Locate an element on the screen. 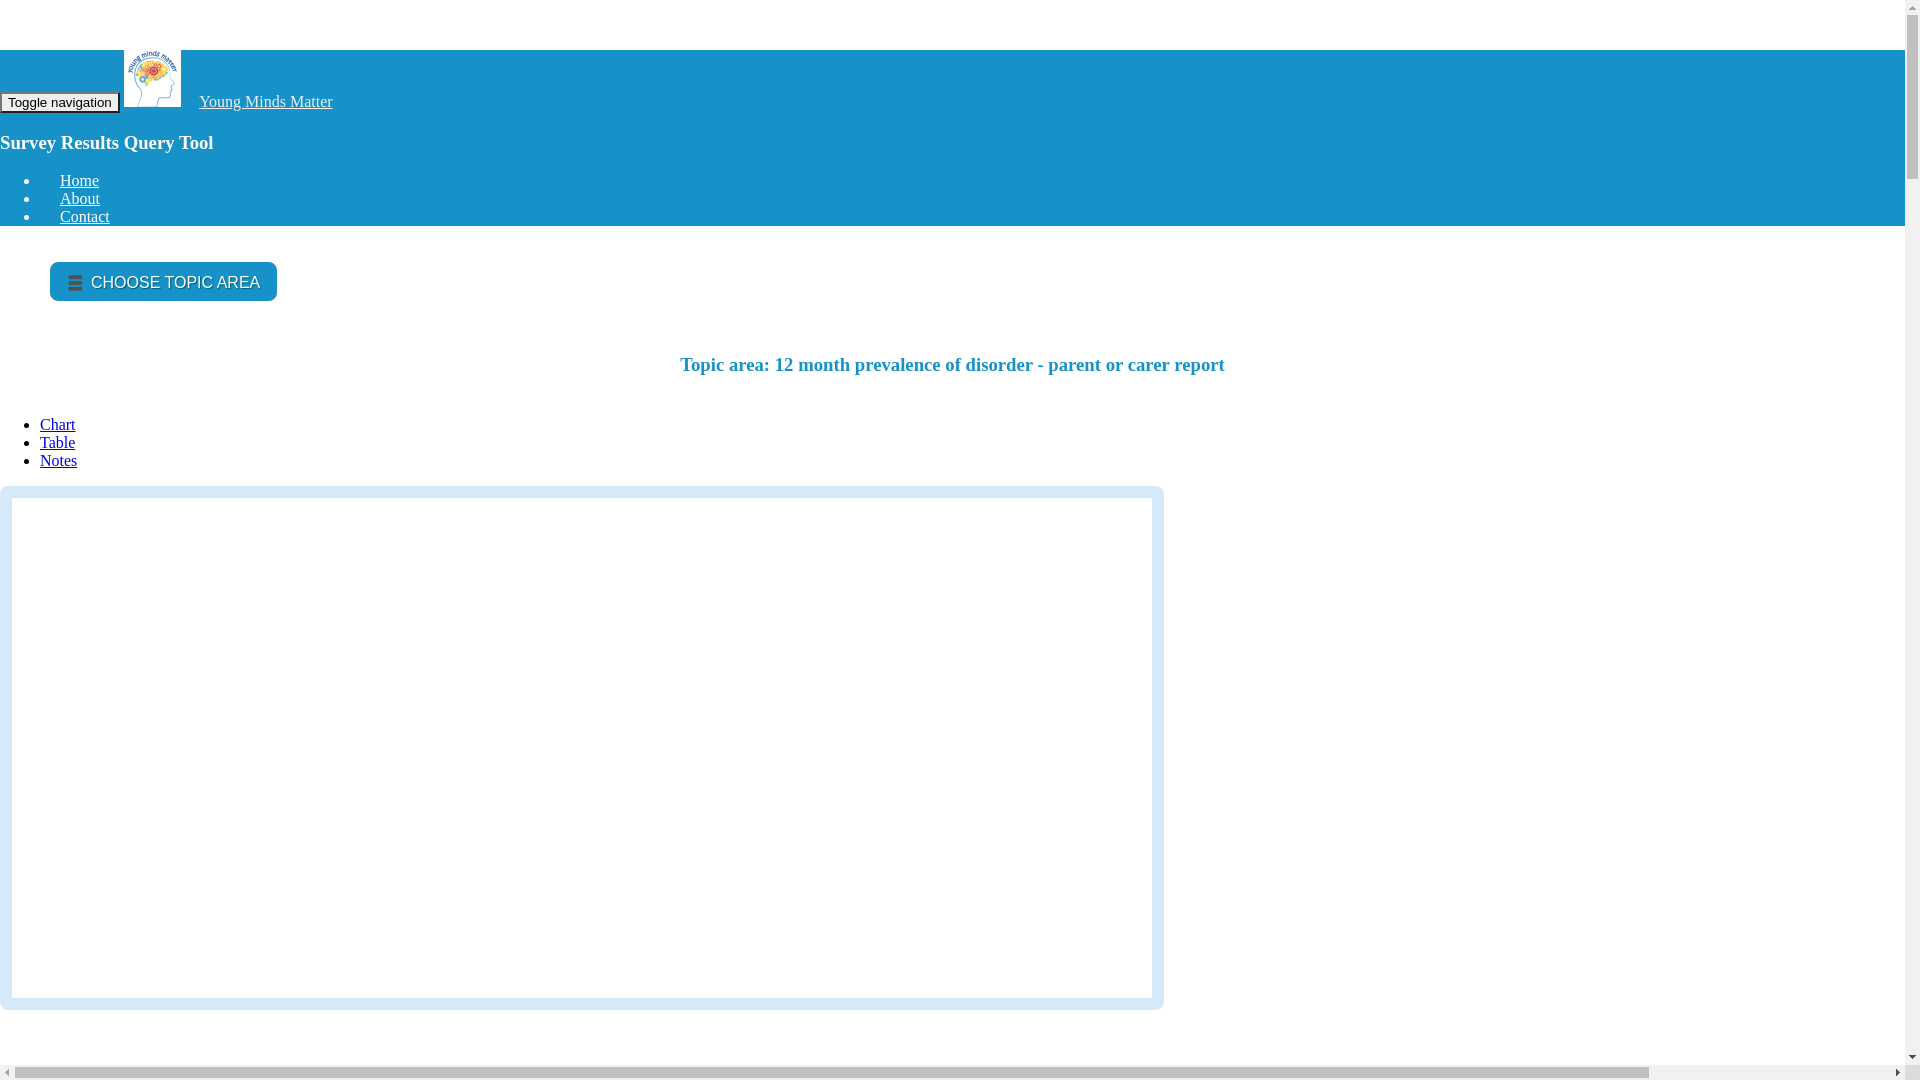  'CHOOSE TOPIC AREA' is located at coordinates (163, 281).